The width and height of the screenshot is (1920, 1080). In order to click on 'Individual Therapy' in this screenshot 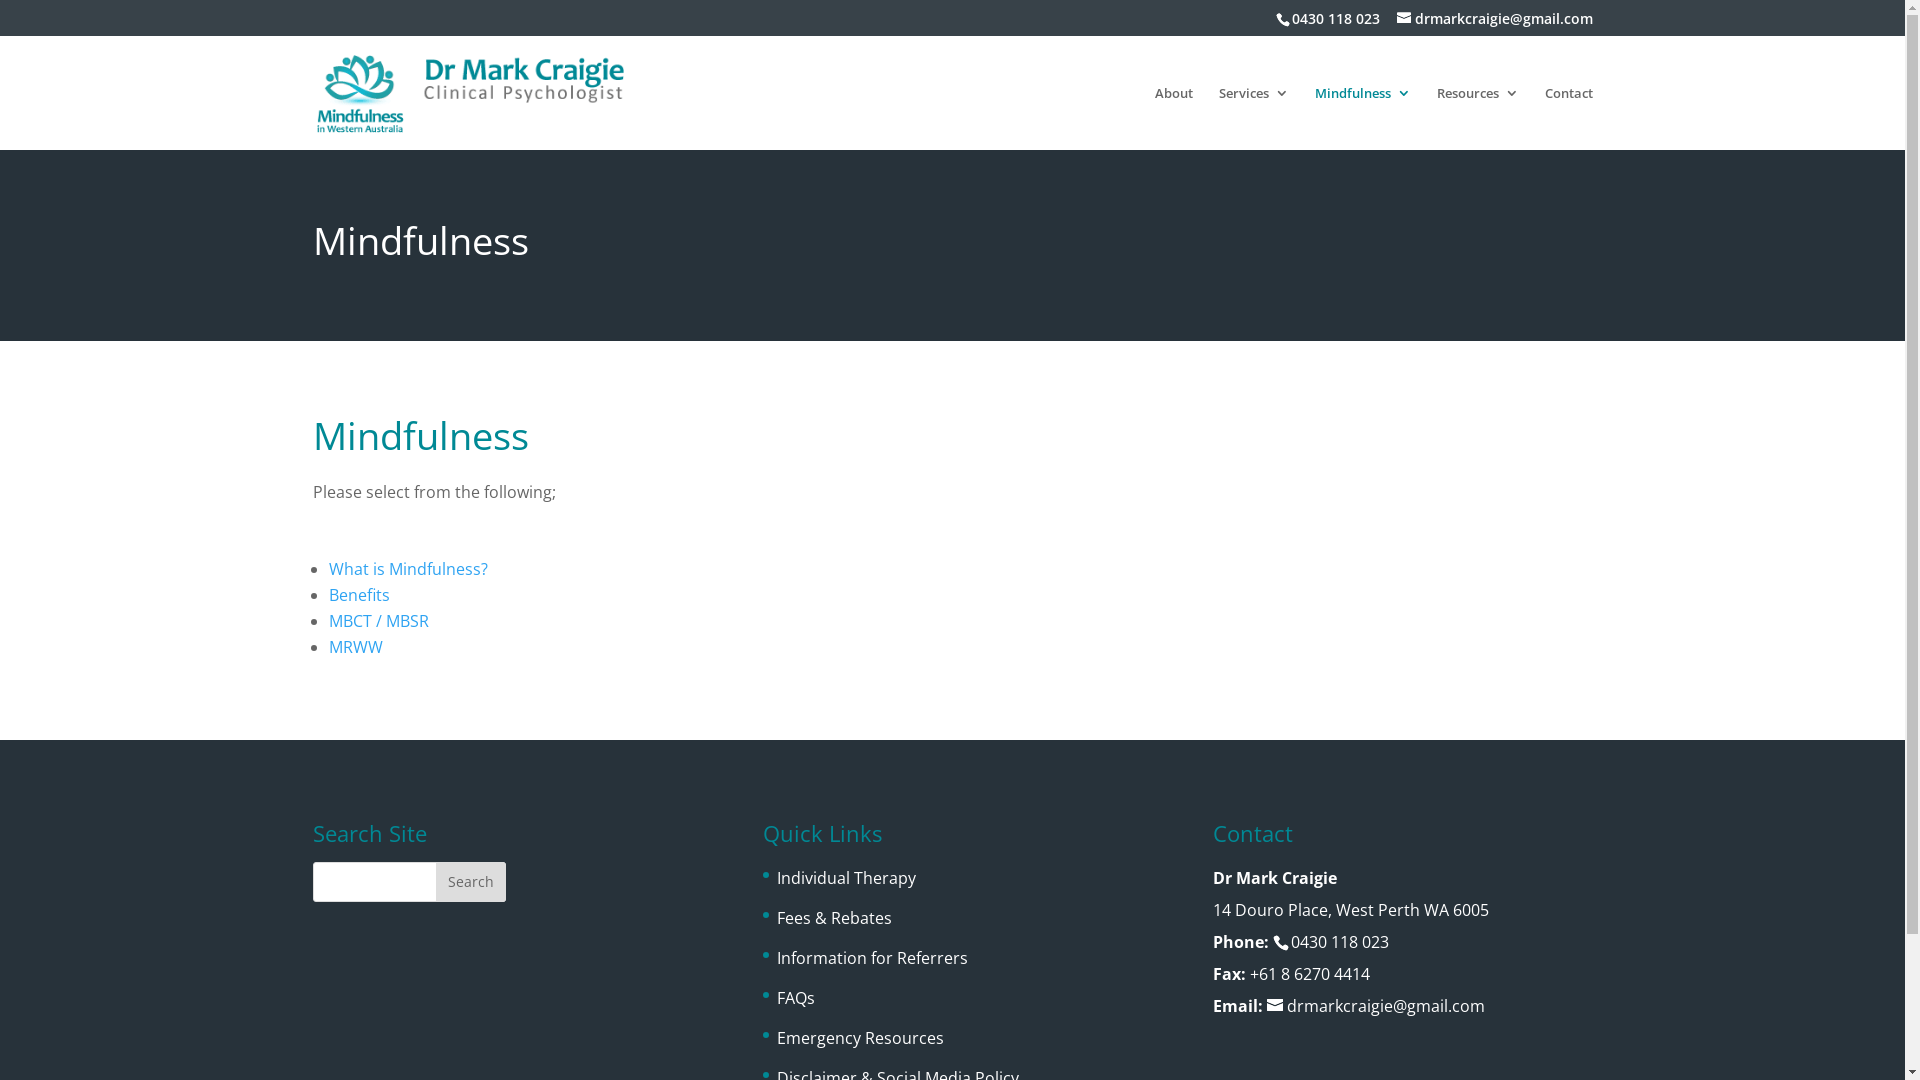, I will do `click(846, 877)`.